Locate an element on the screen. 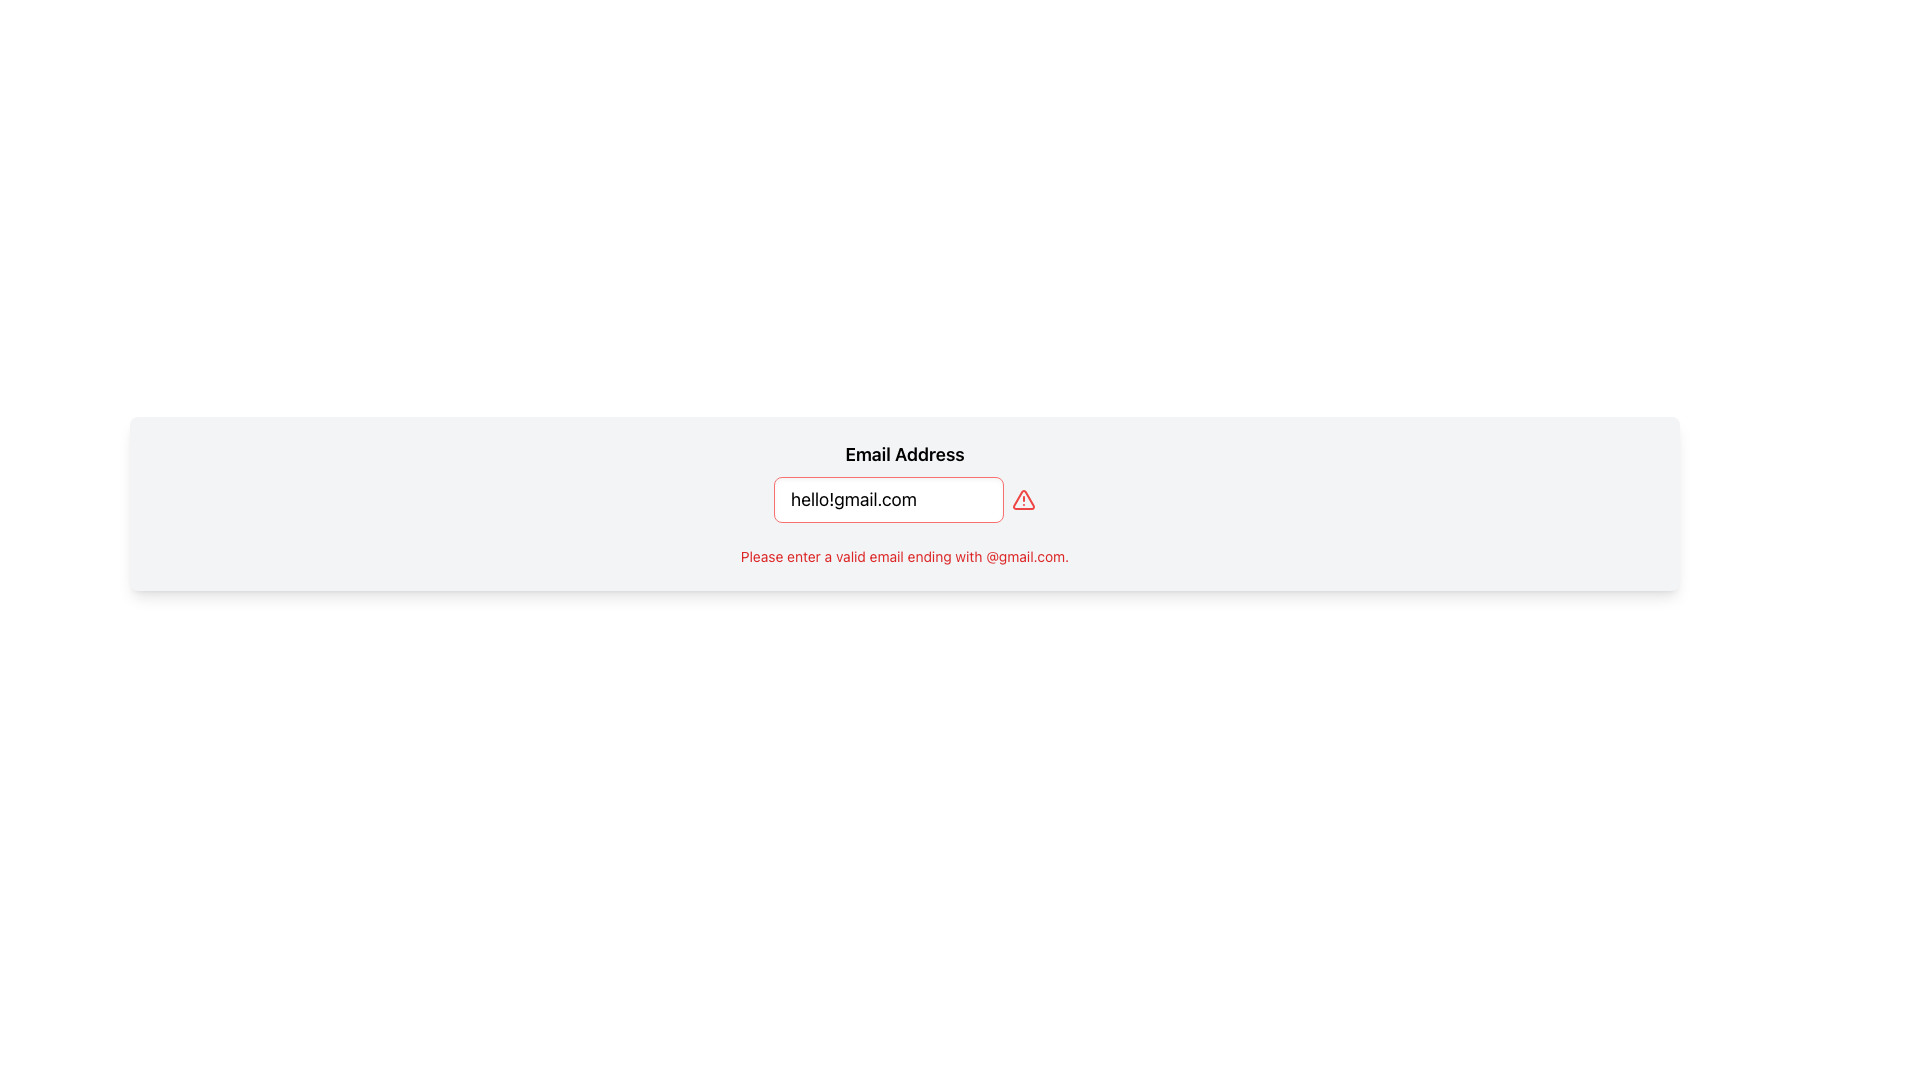 The image size is (1920, 1080). the validation error message indicating that the entered email should end with '@gmail.com', located below the 'Email Address' input field and alert icon is located at coordinates (903, 556).